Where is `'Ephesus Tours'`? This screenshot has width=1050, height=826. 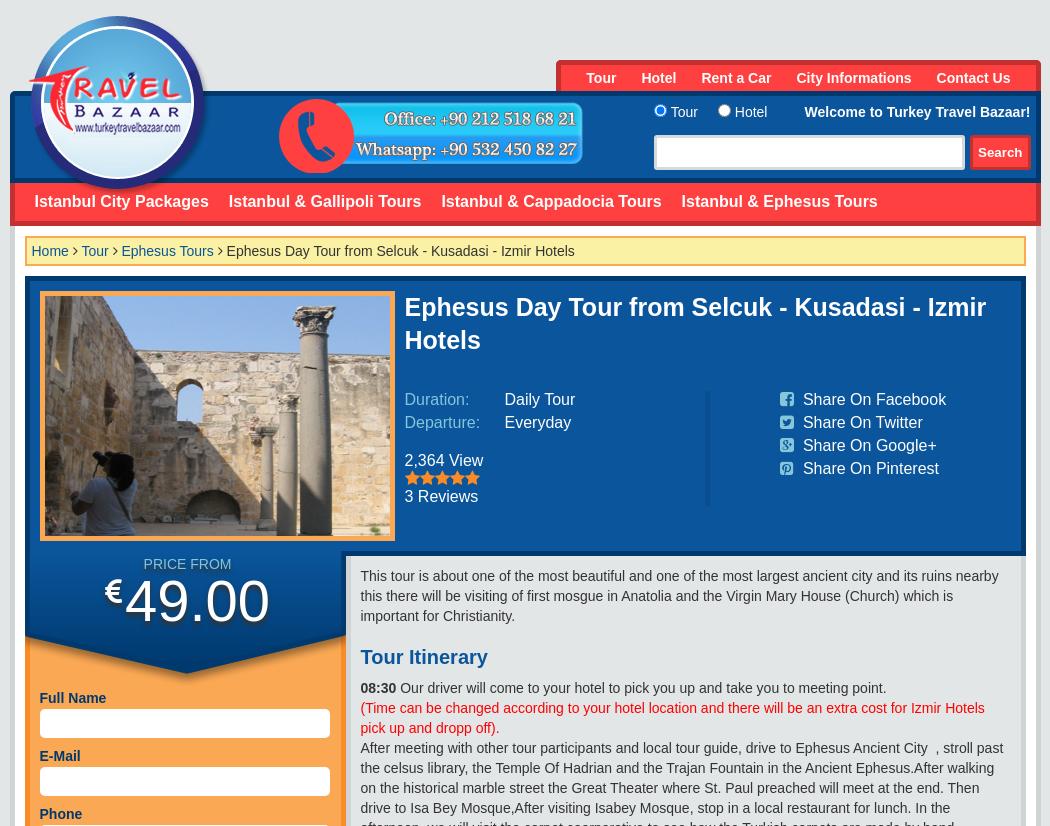
'Ephesus Tours' is located at coordinates (166, 251).